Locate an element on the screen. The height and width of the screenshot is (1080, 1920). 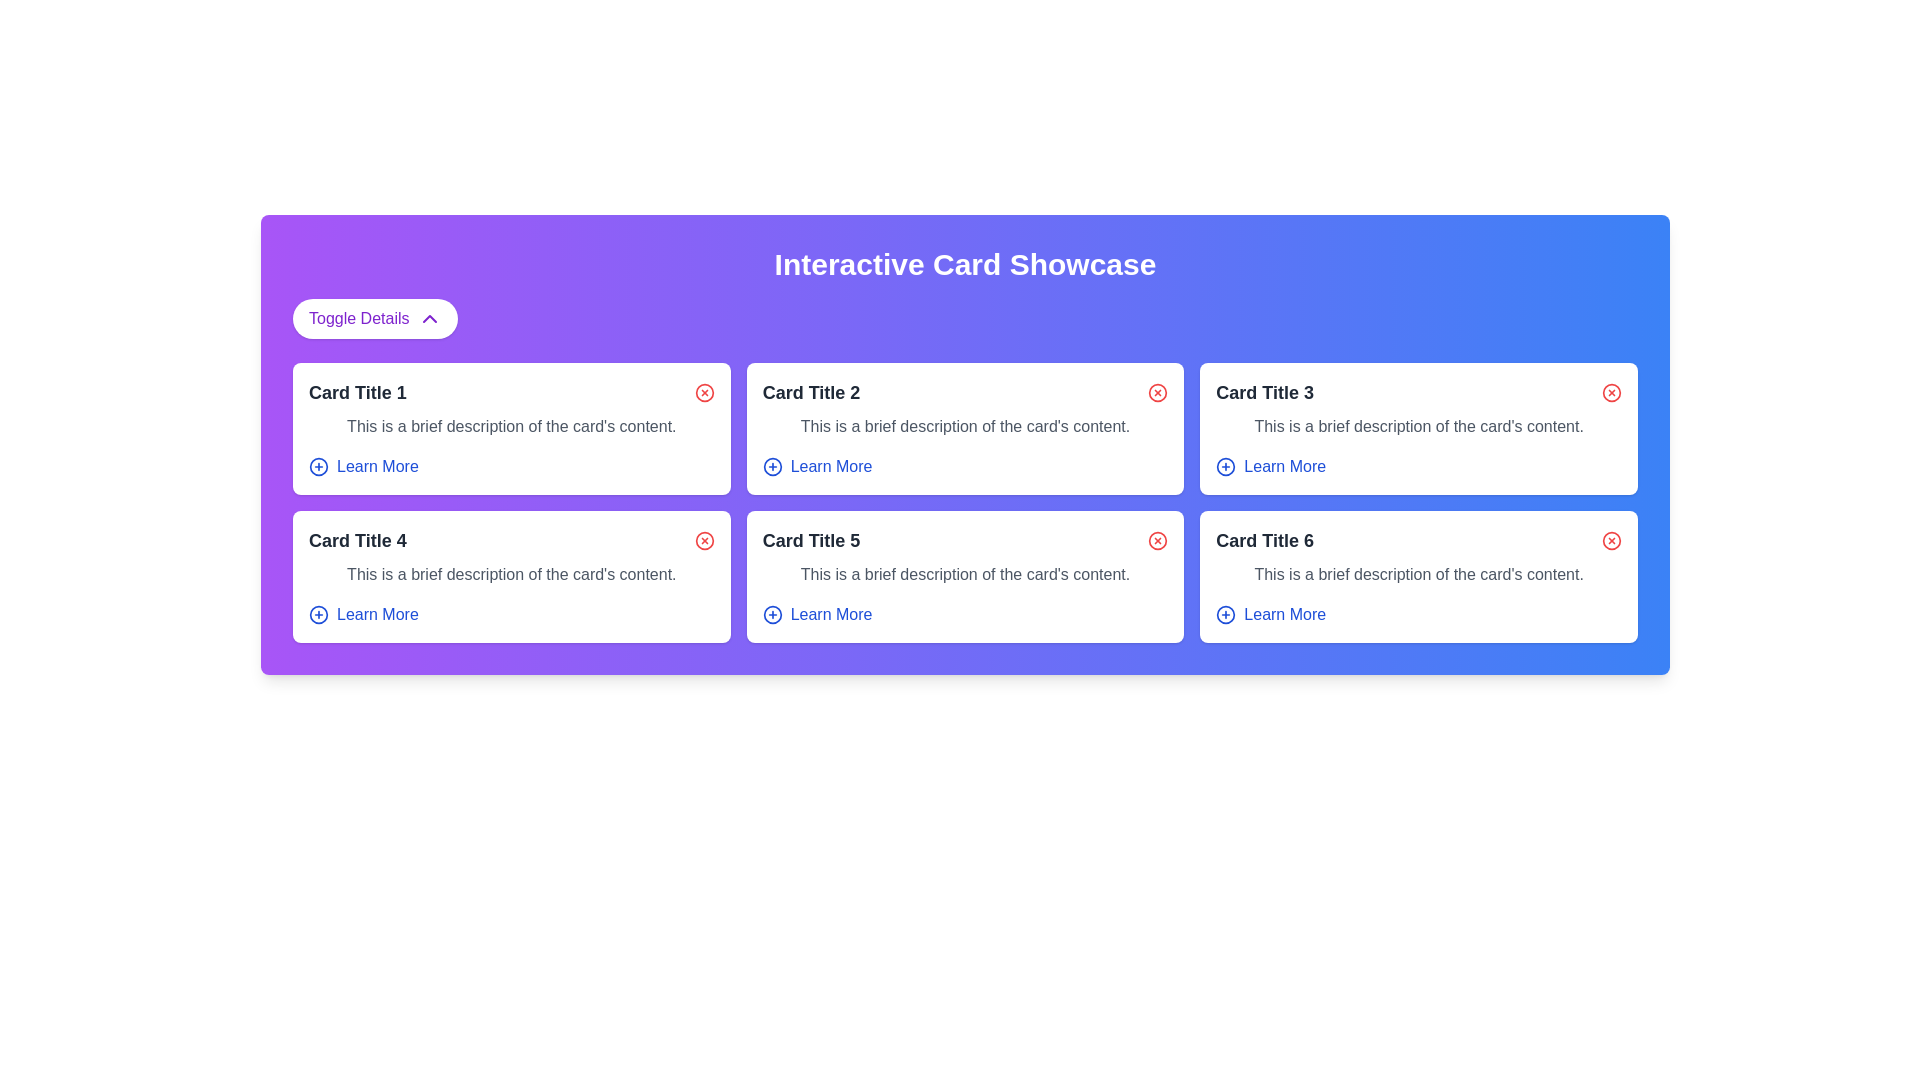
the circular icon located in the top-right corner of the third card in the grid layout is located at coordinates (1612, 393).